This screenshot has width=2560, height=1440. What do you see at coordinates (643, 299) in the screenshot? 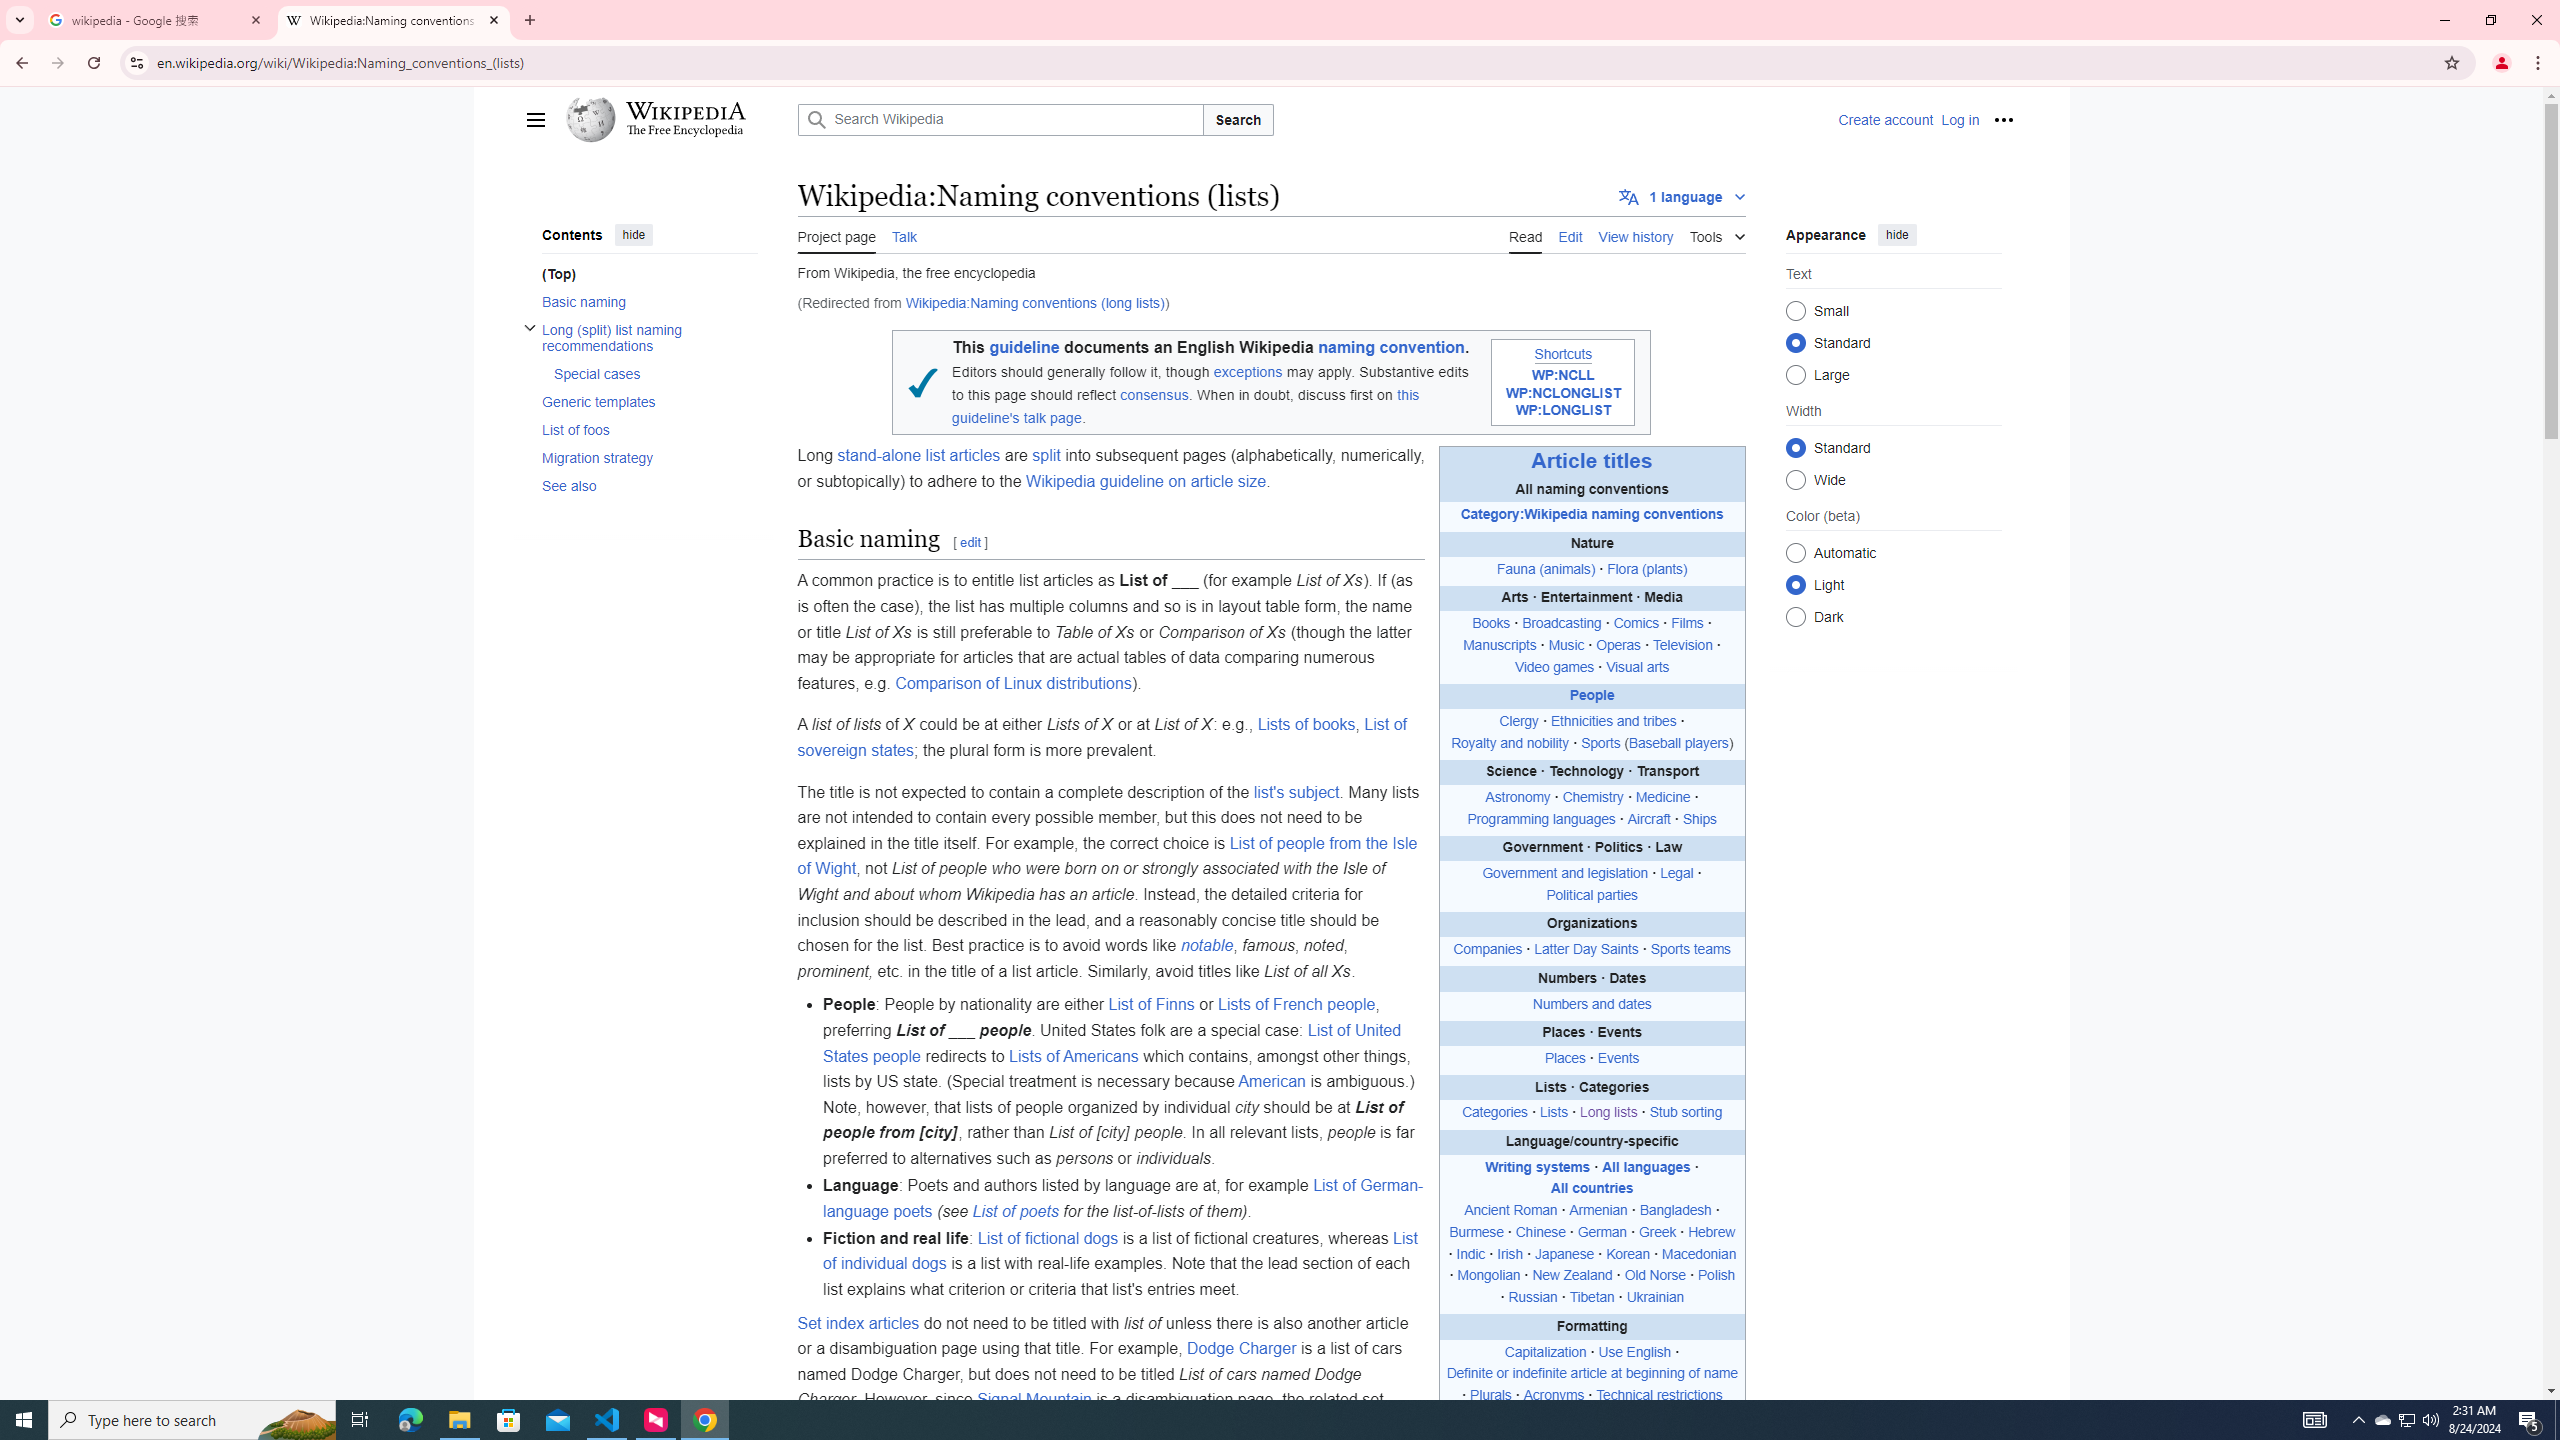
I see `'AutomationID: toc-Basic_naming'` at bounding box center [643, 299].